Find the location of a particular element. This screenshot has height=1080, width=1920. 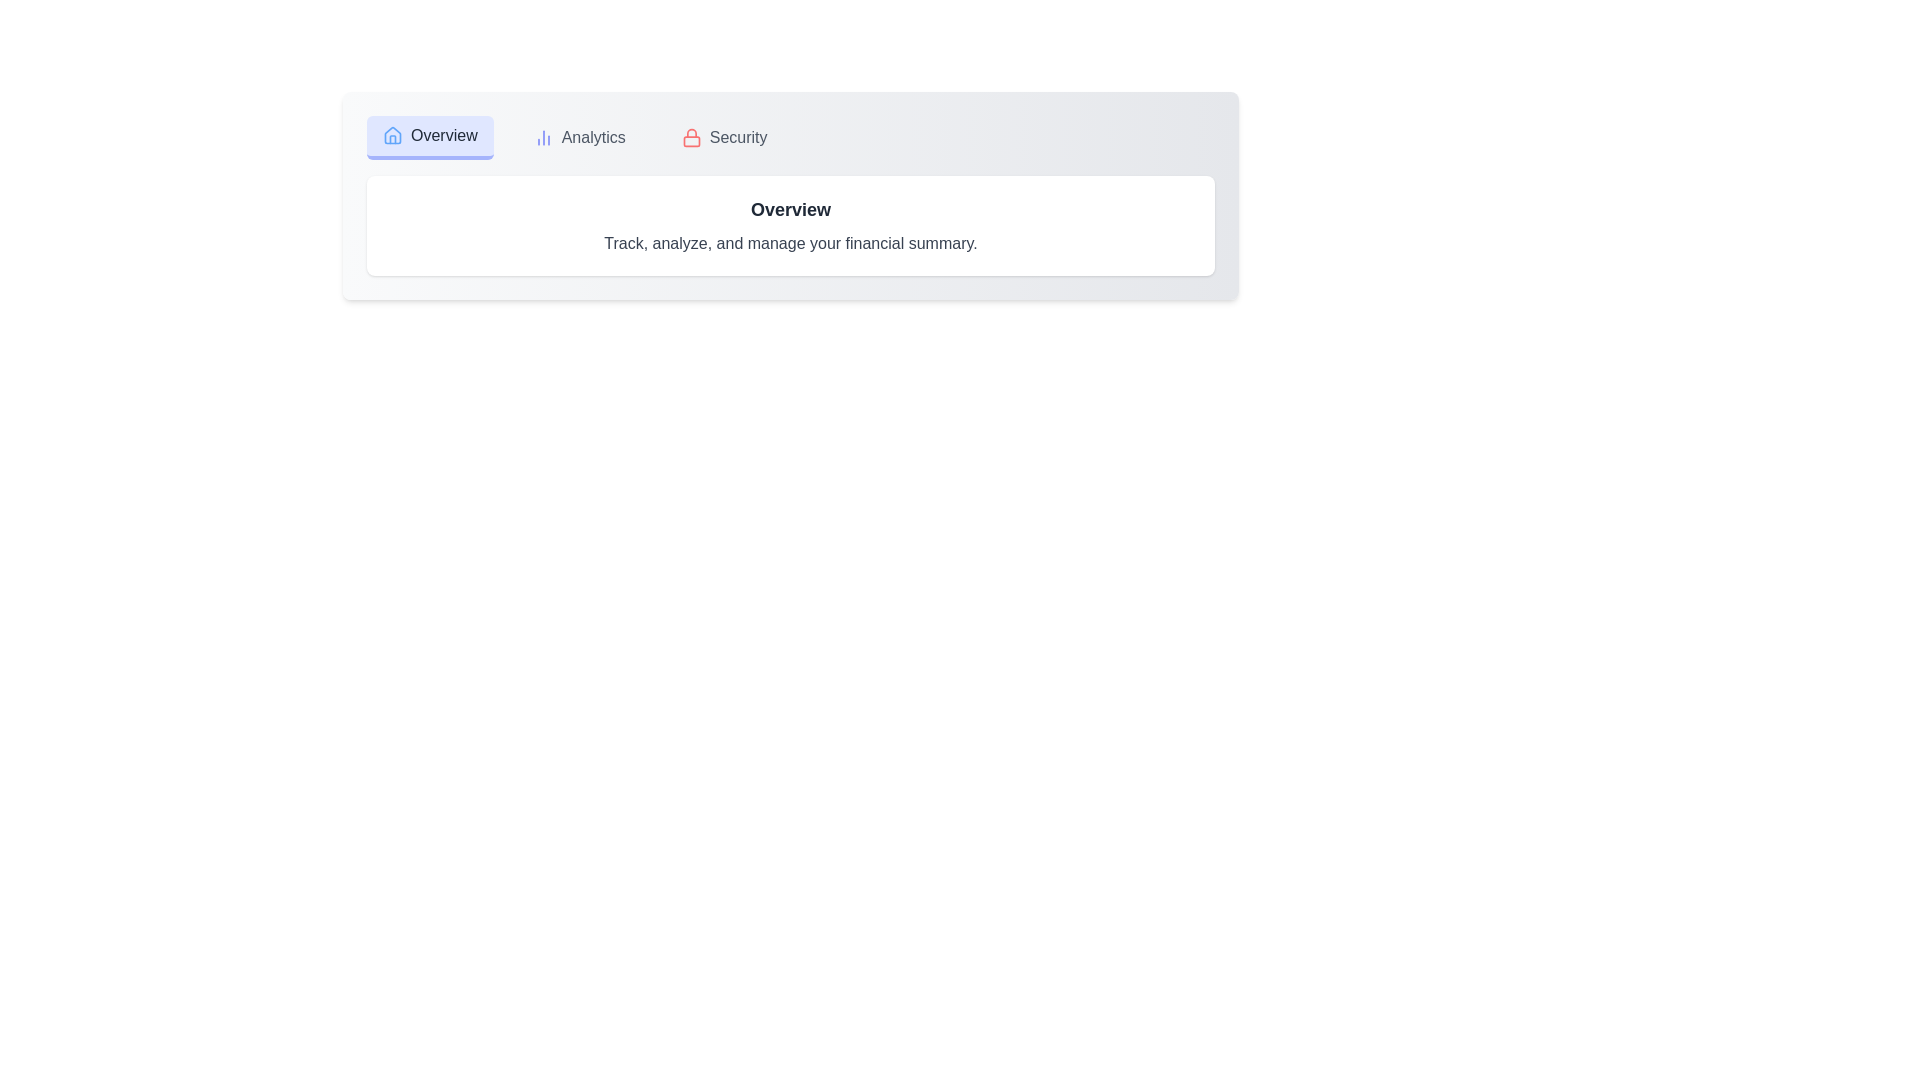

the Security tab is located at coordinates (723, 137).